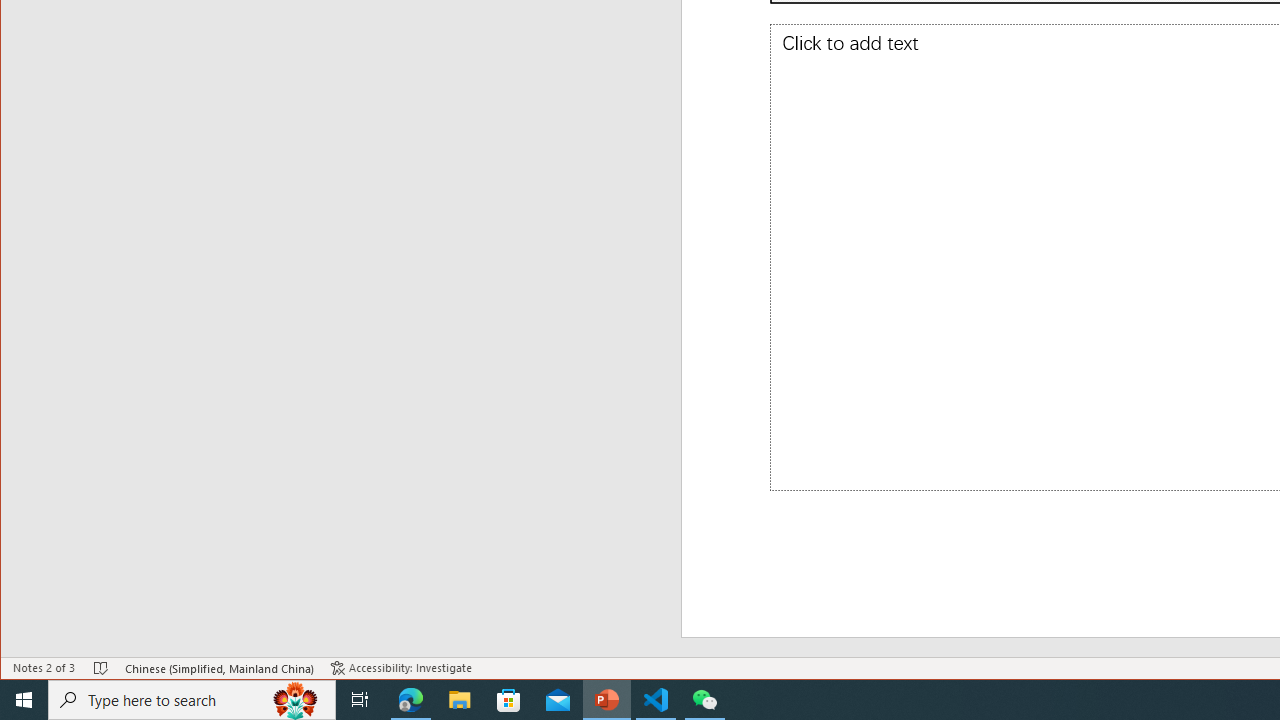 The height and width of the screenshot is (720, 1280). Describe the element at coordinates (24, 698) in the screenshot. I see `'Start'` at that location.